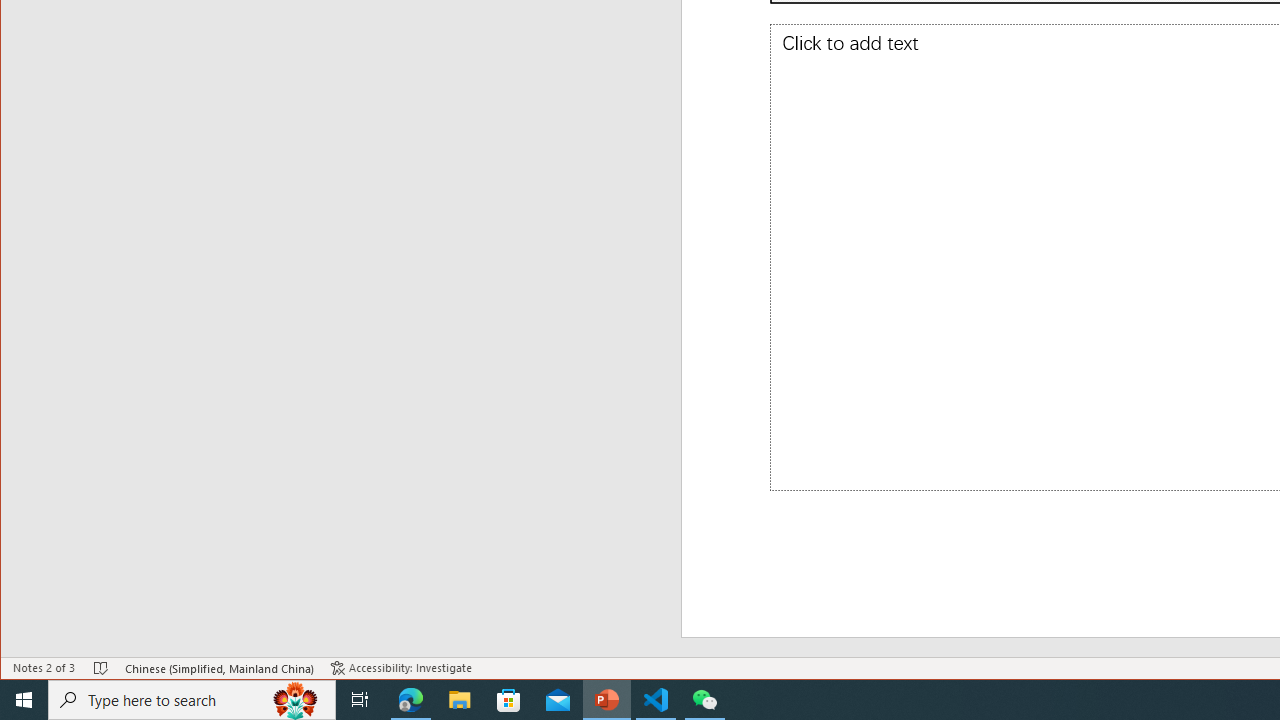 The height and width of the screenshot is (720, 1280). Describe the element at coordinates (24, 698) in the screenshot. I see `'Start'` at that location.